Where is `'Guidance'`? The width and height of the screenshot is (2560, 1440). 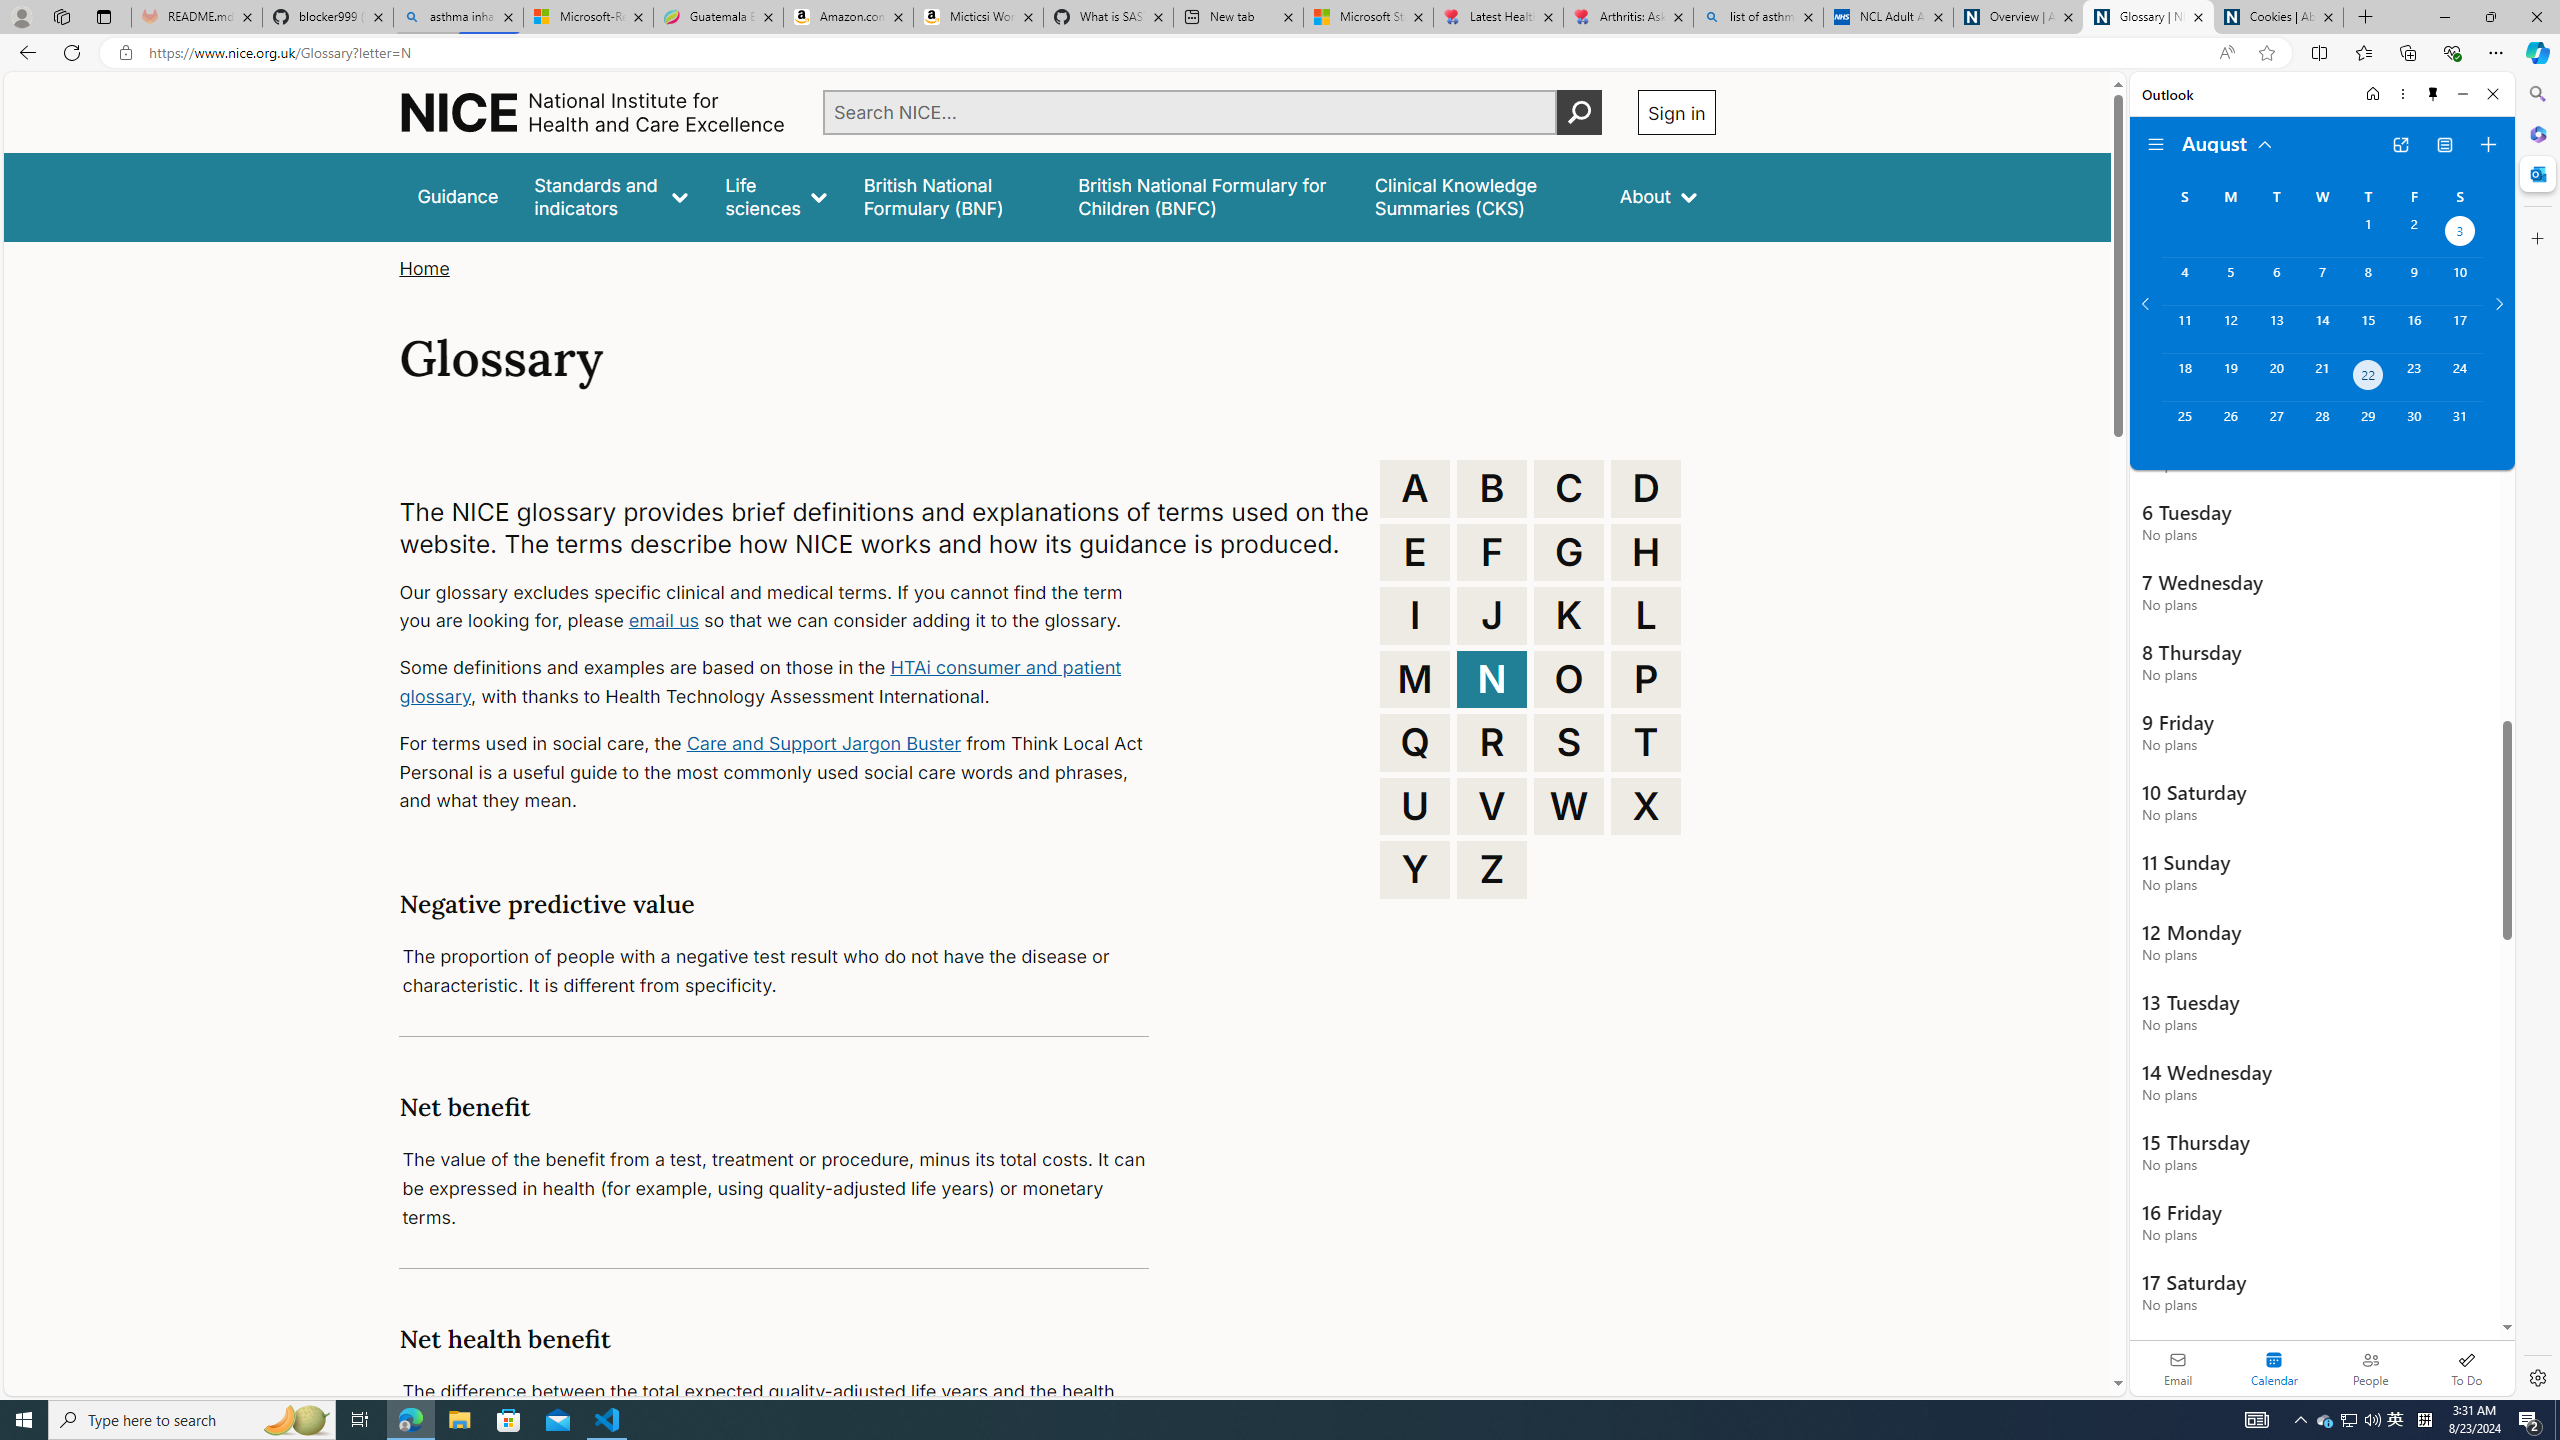
'Guidance' is located at coordinates (457, 196).